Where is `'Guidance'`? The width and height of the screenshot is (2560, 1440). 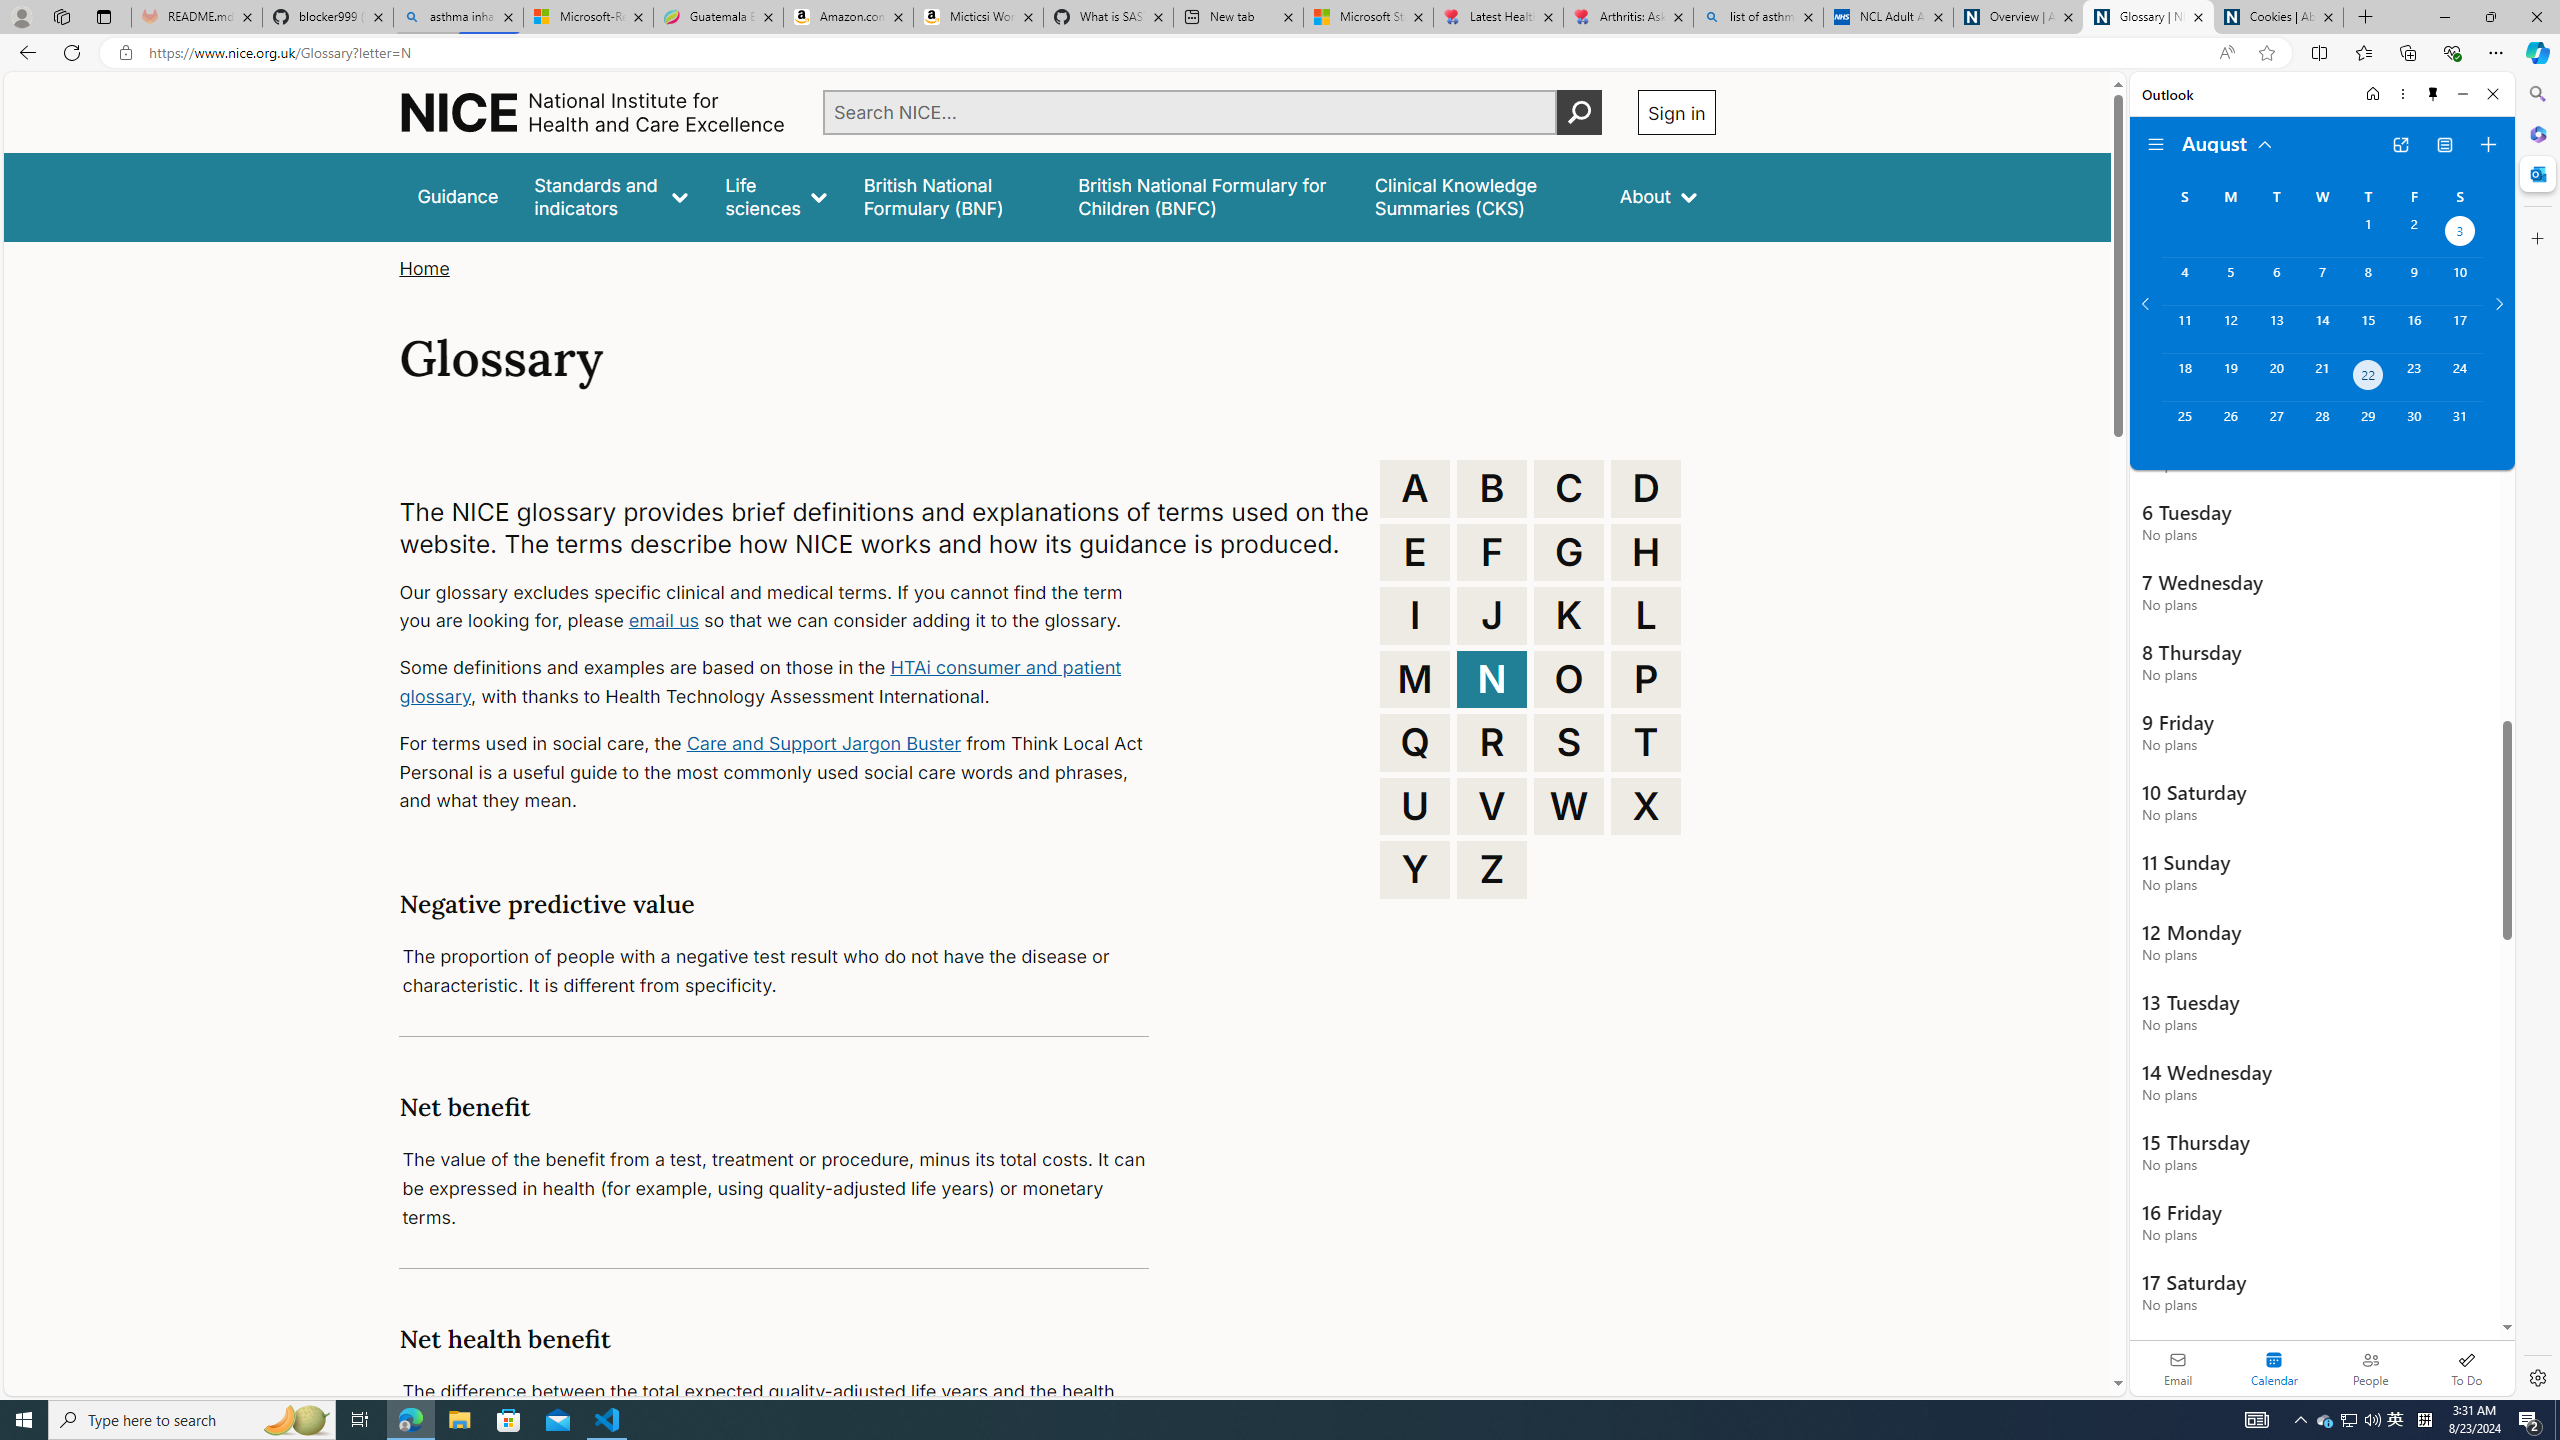
'Guidance' is located at coordinates (457, 196).